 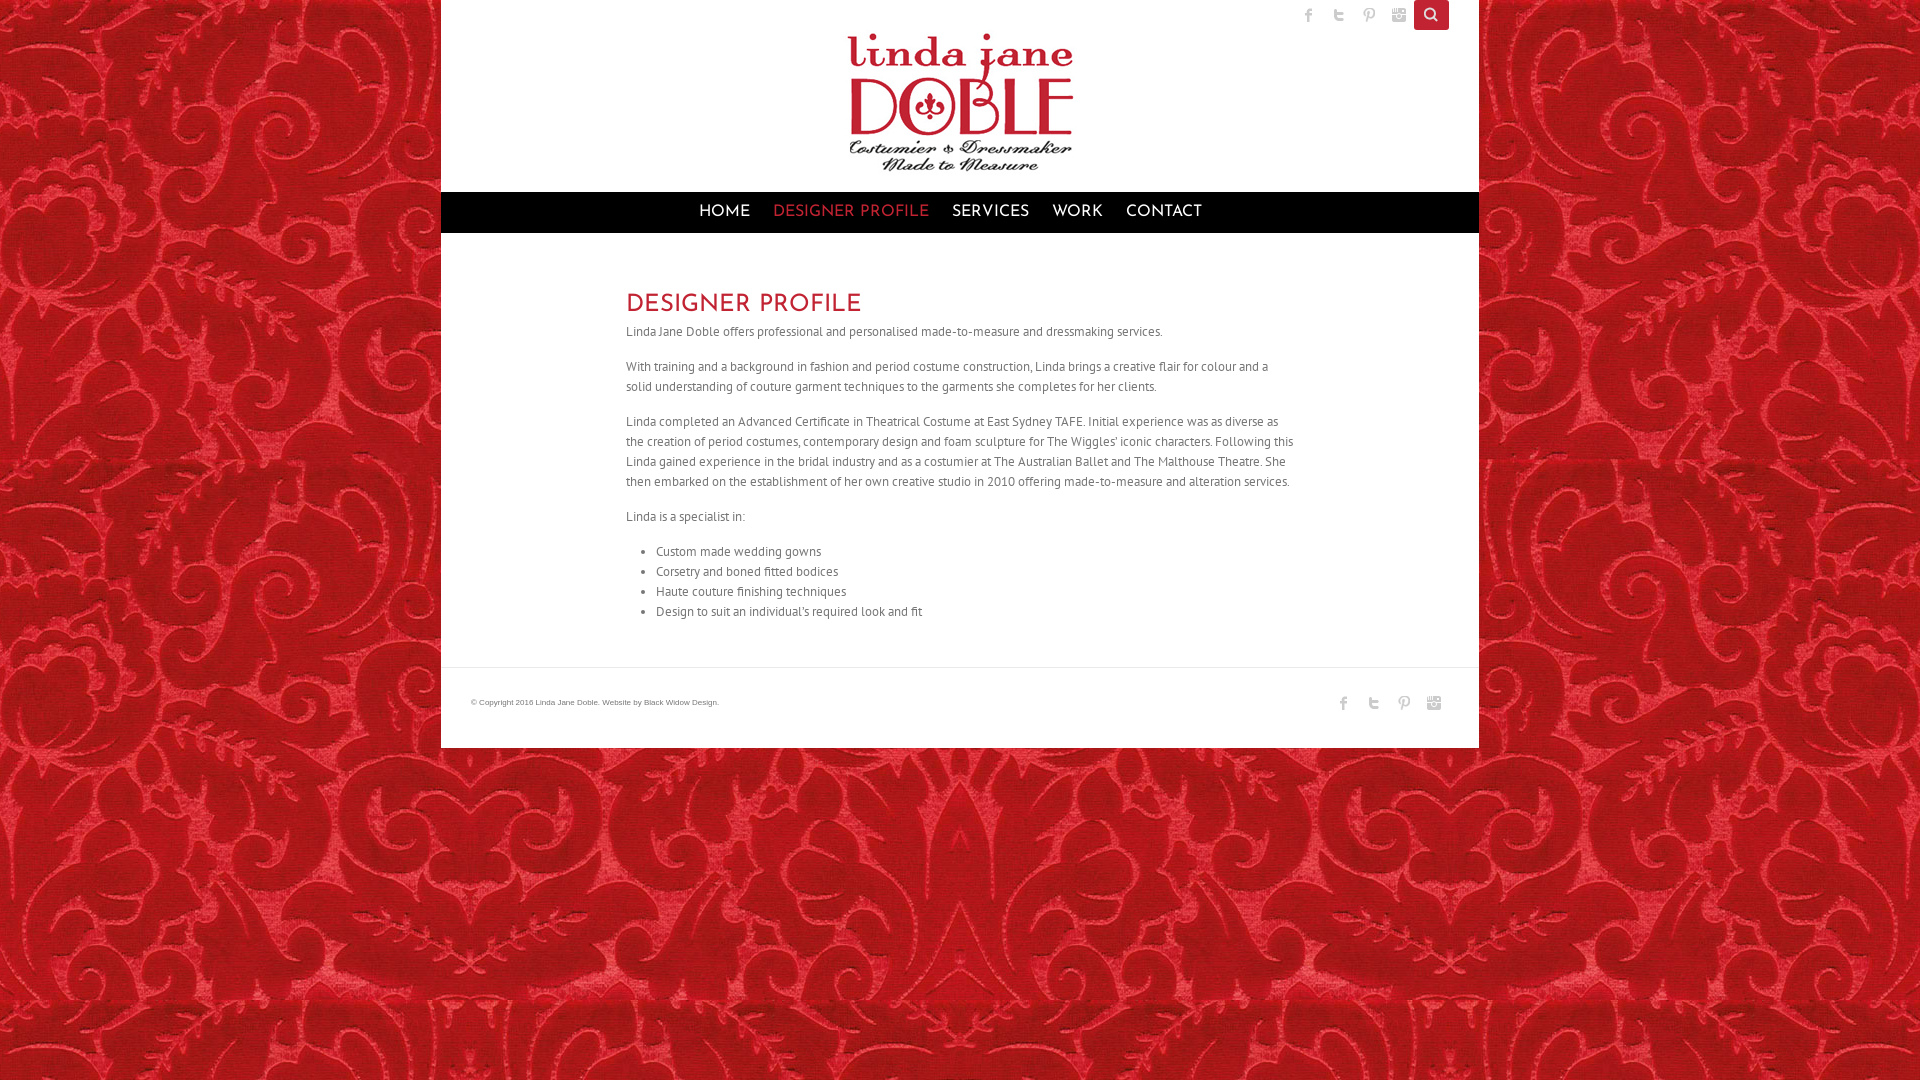 I want to click on 'CONTACT', so click(x=1163, y=209).